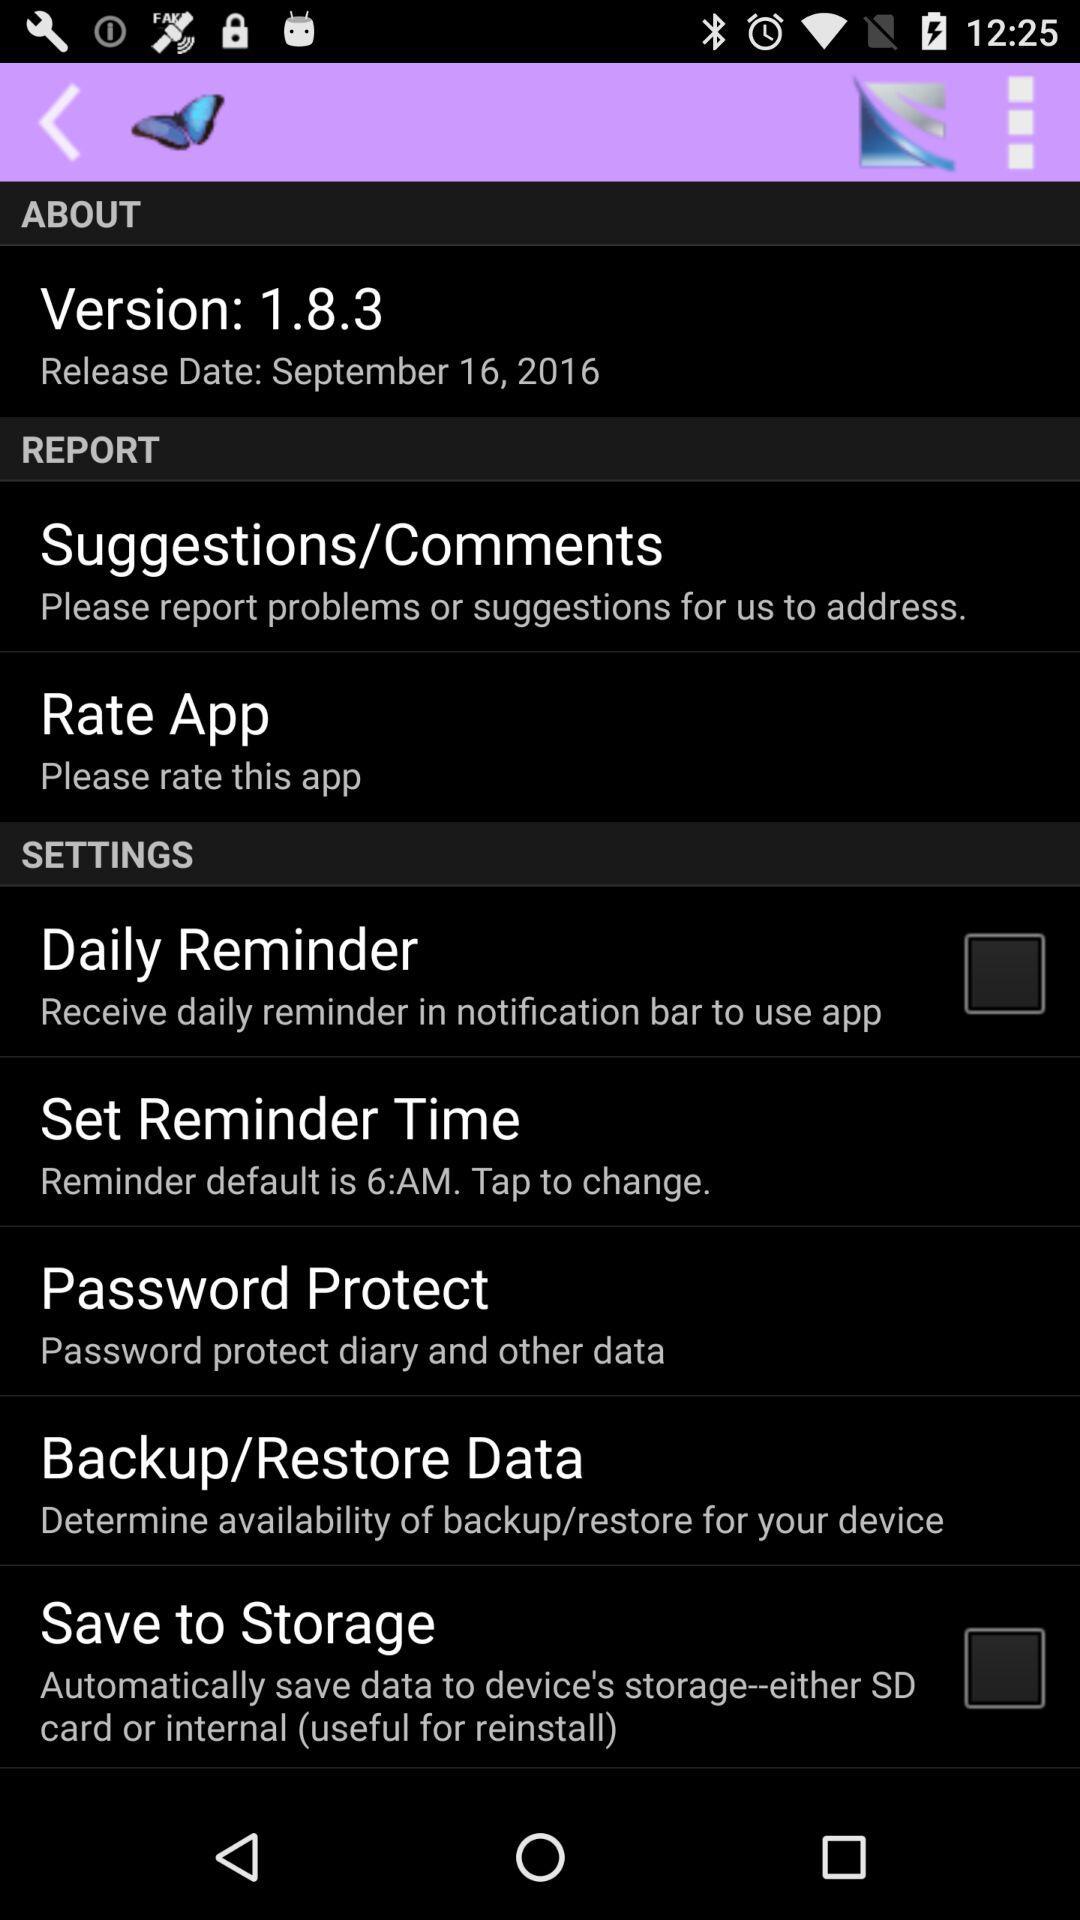 This screenshot has height=1920, width=1080. What do you see at coordinates (212, 305) in the screenshot?
I see `the item below the about icon` at bounding box center [212, 305].